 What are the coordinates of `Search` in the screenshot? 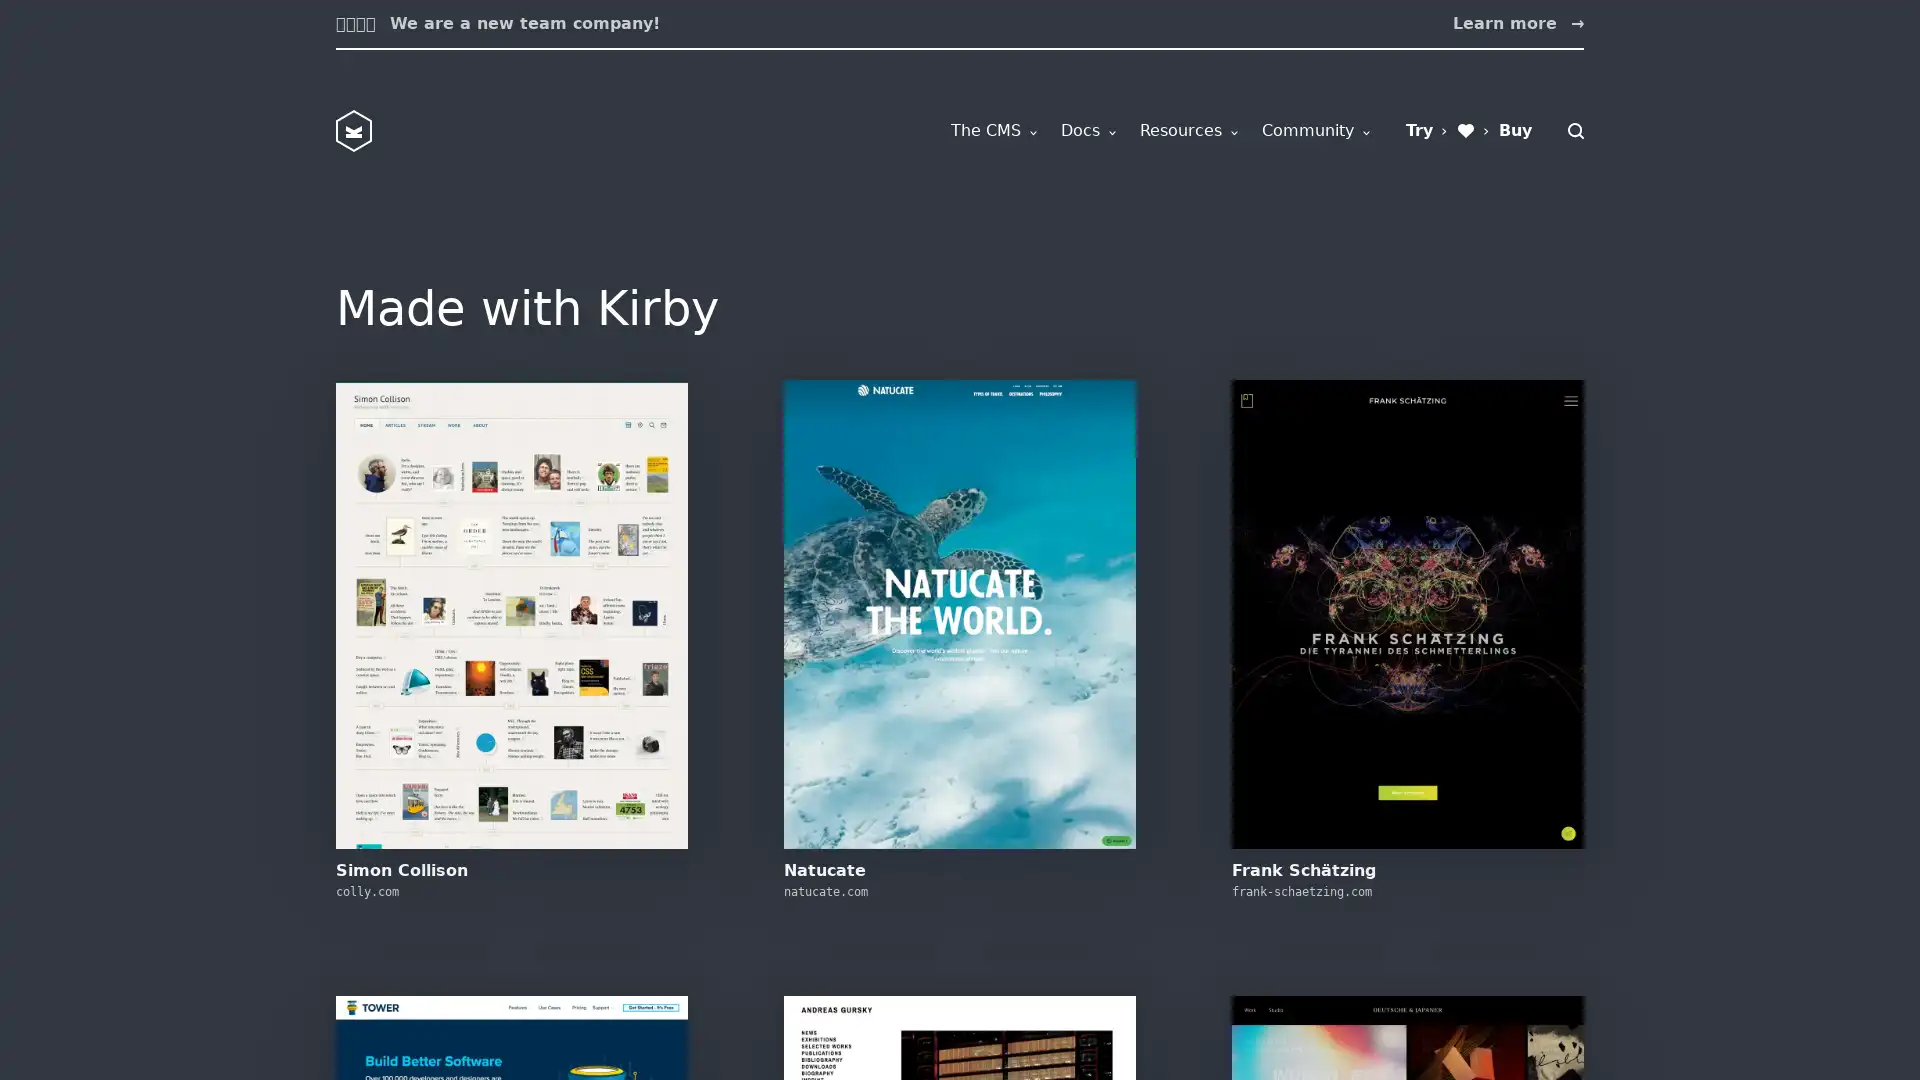 It's located at (1574, 131).